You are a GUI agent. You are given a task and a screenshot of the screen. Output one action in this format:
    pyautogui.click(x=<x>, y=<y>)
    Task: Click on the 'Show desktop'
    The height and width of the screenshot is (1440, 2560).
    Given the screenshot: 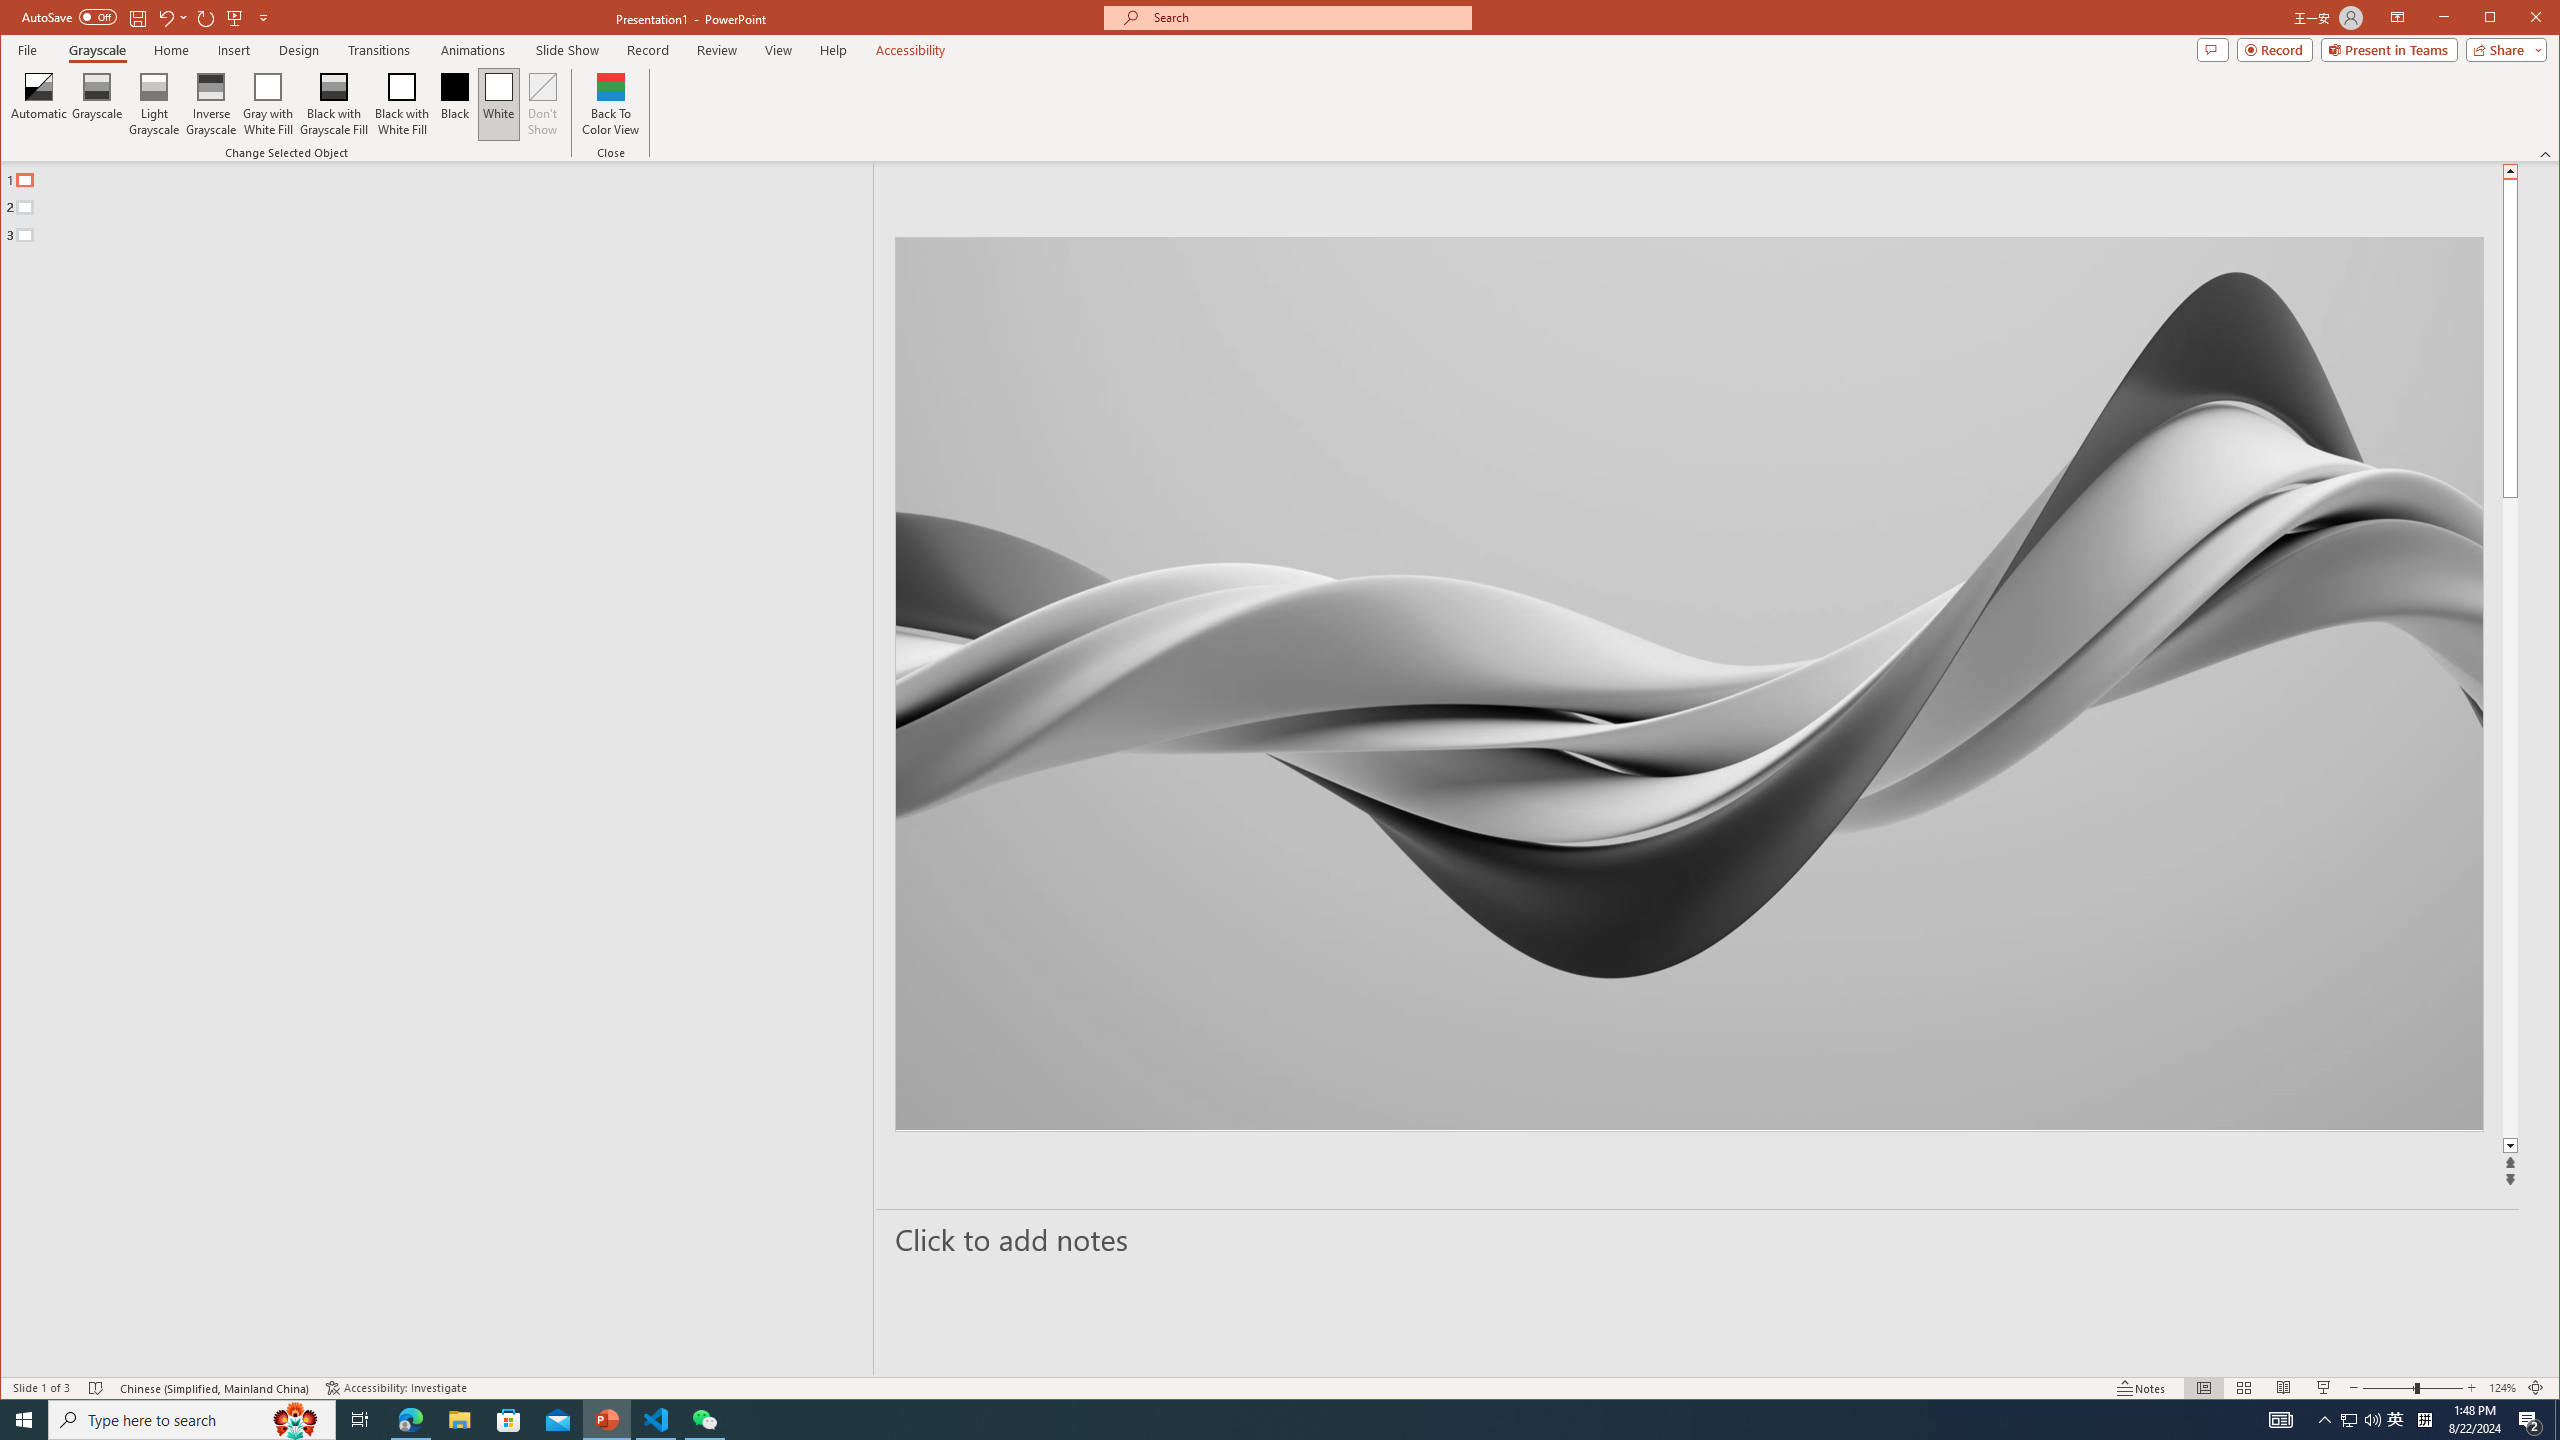 What is the action you would take?
    pyautogui.click(x=2556, y=1418)
    